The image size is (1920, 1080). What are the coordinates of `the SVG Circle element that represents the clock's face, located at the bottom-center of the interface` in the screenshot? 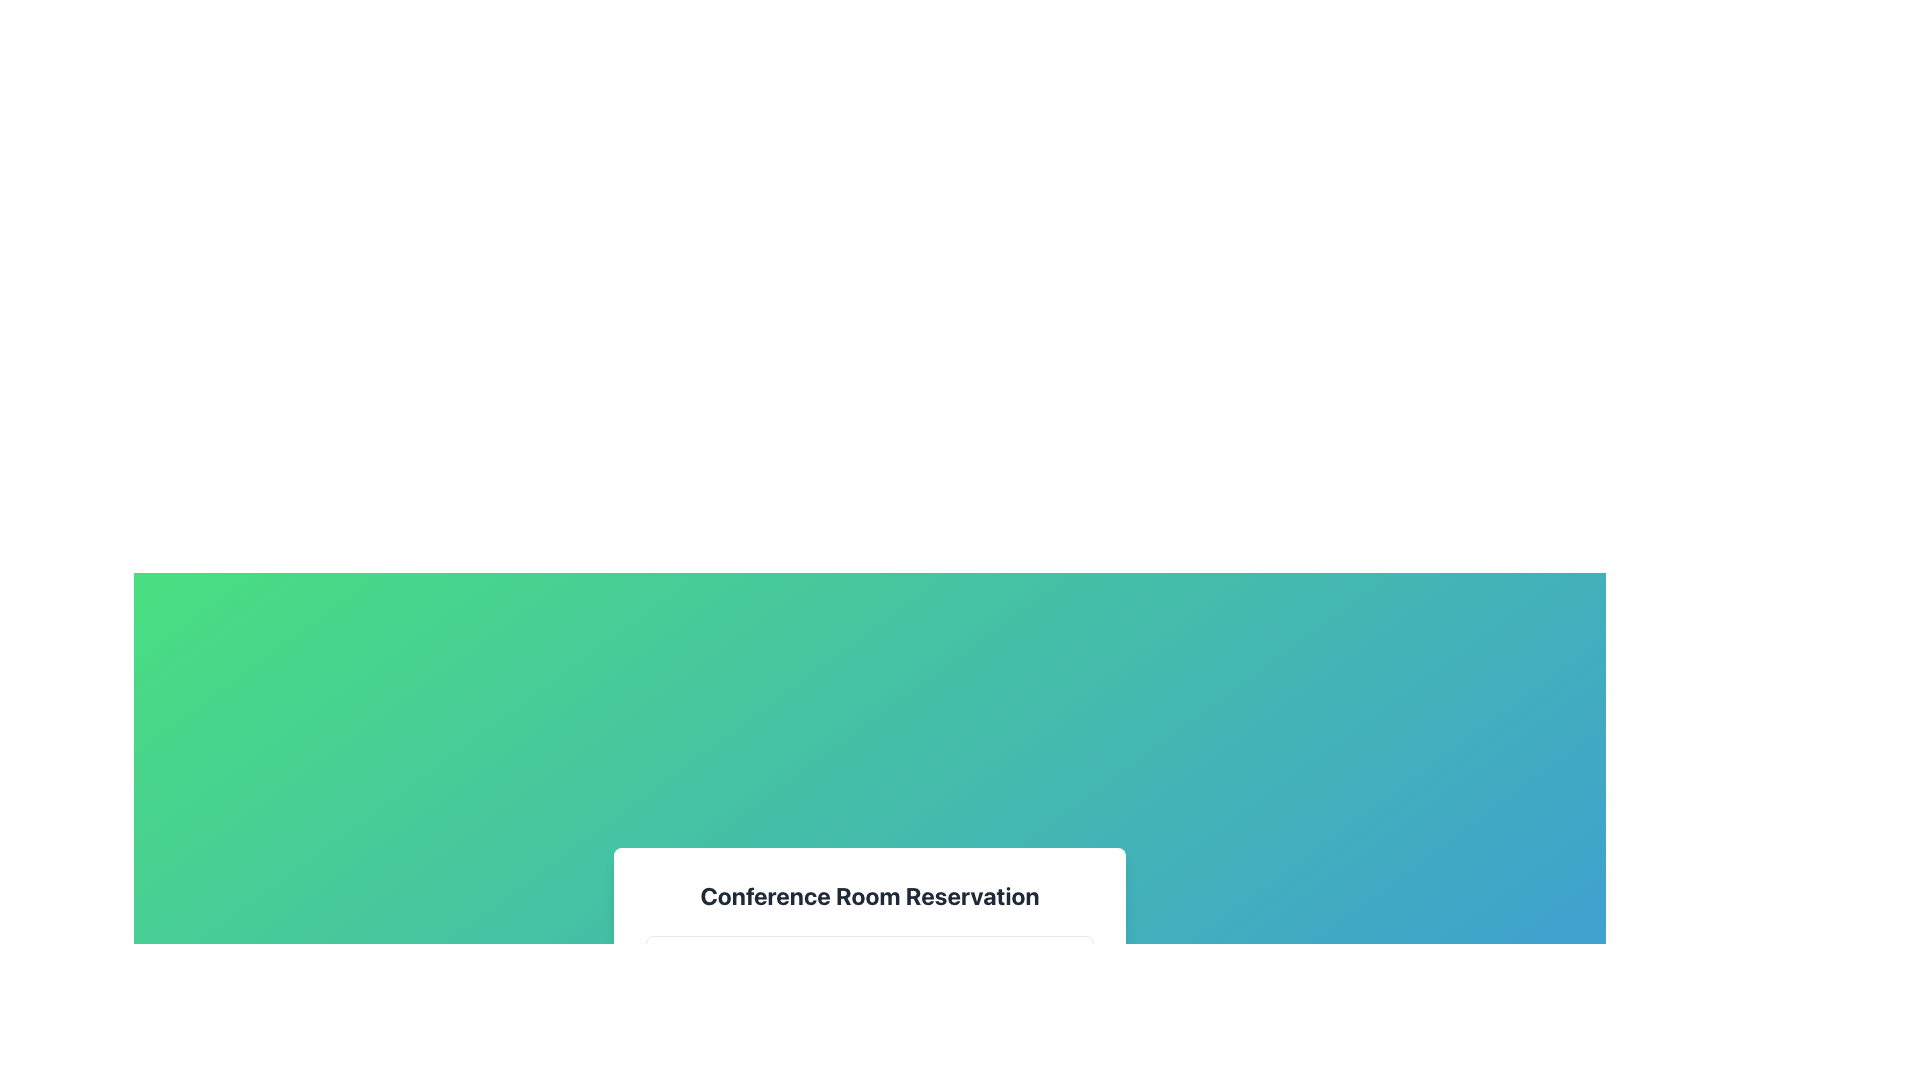 It's located at (902, 1035).